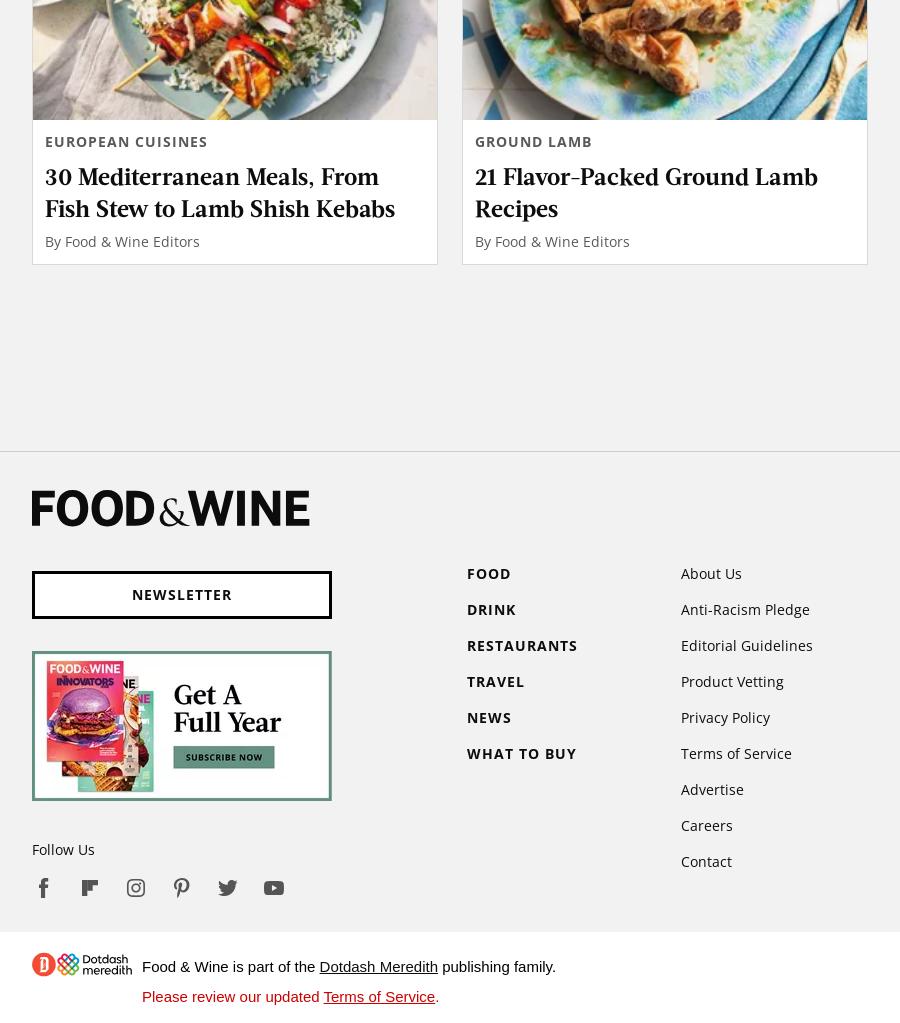 Image resolution: width=900 pixels, height=1023 pixels. I want to click on 'What to Buy', so click(521, 751).